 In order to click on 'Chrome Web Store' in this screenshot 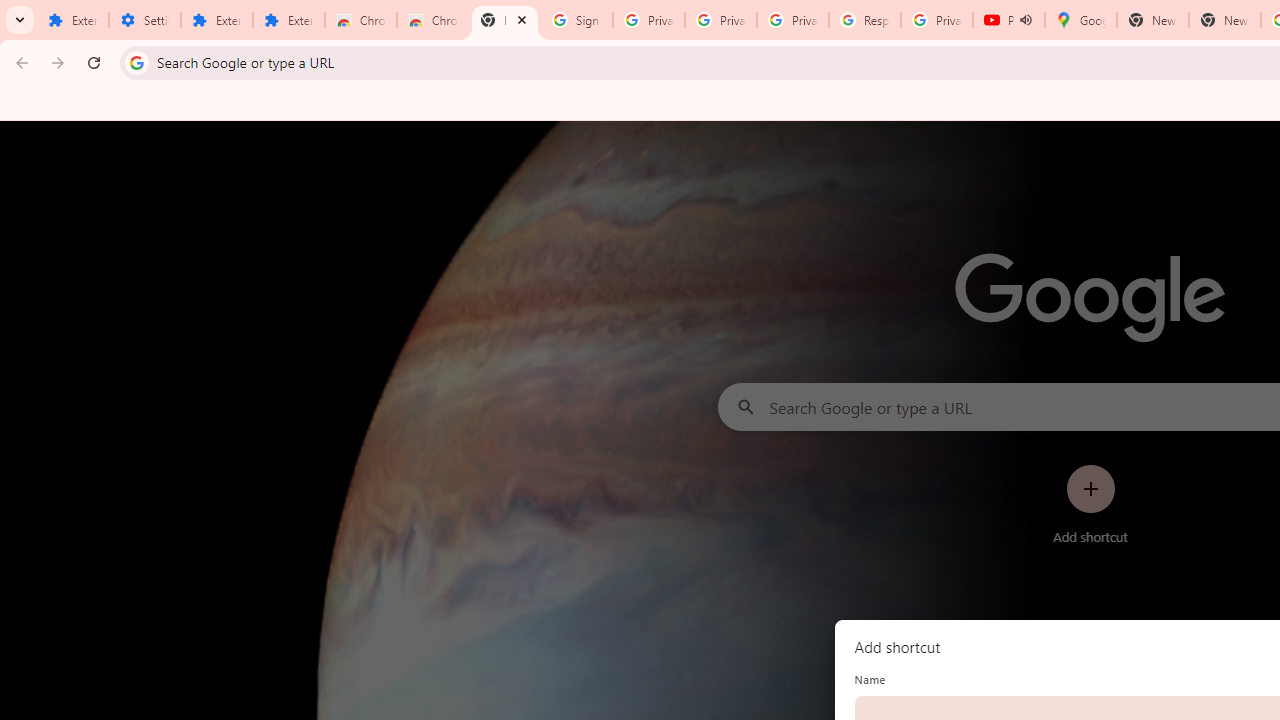, I will do `click(360, 20)`.